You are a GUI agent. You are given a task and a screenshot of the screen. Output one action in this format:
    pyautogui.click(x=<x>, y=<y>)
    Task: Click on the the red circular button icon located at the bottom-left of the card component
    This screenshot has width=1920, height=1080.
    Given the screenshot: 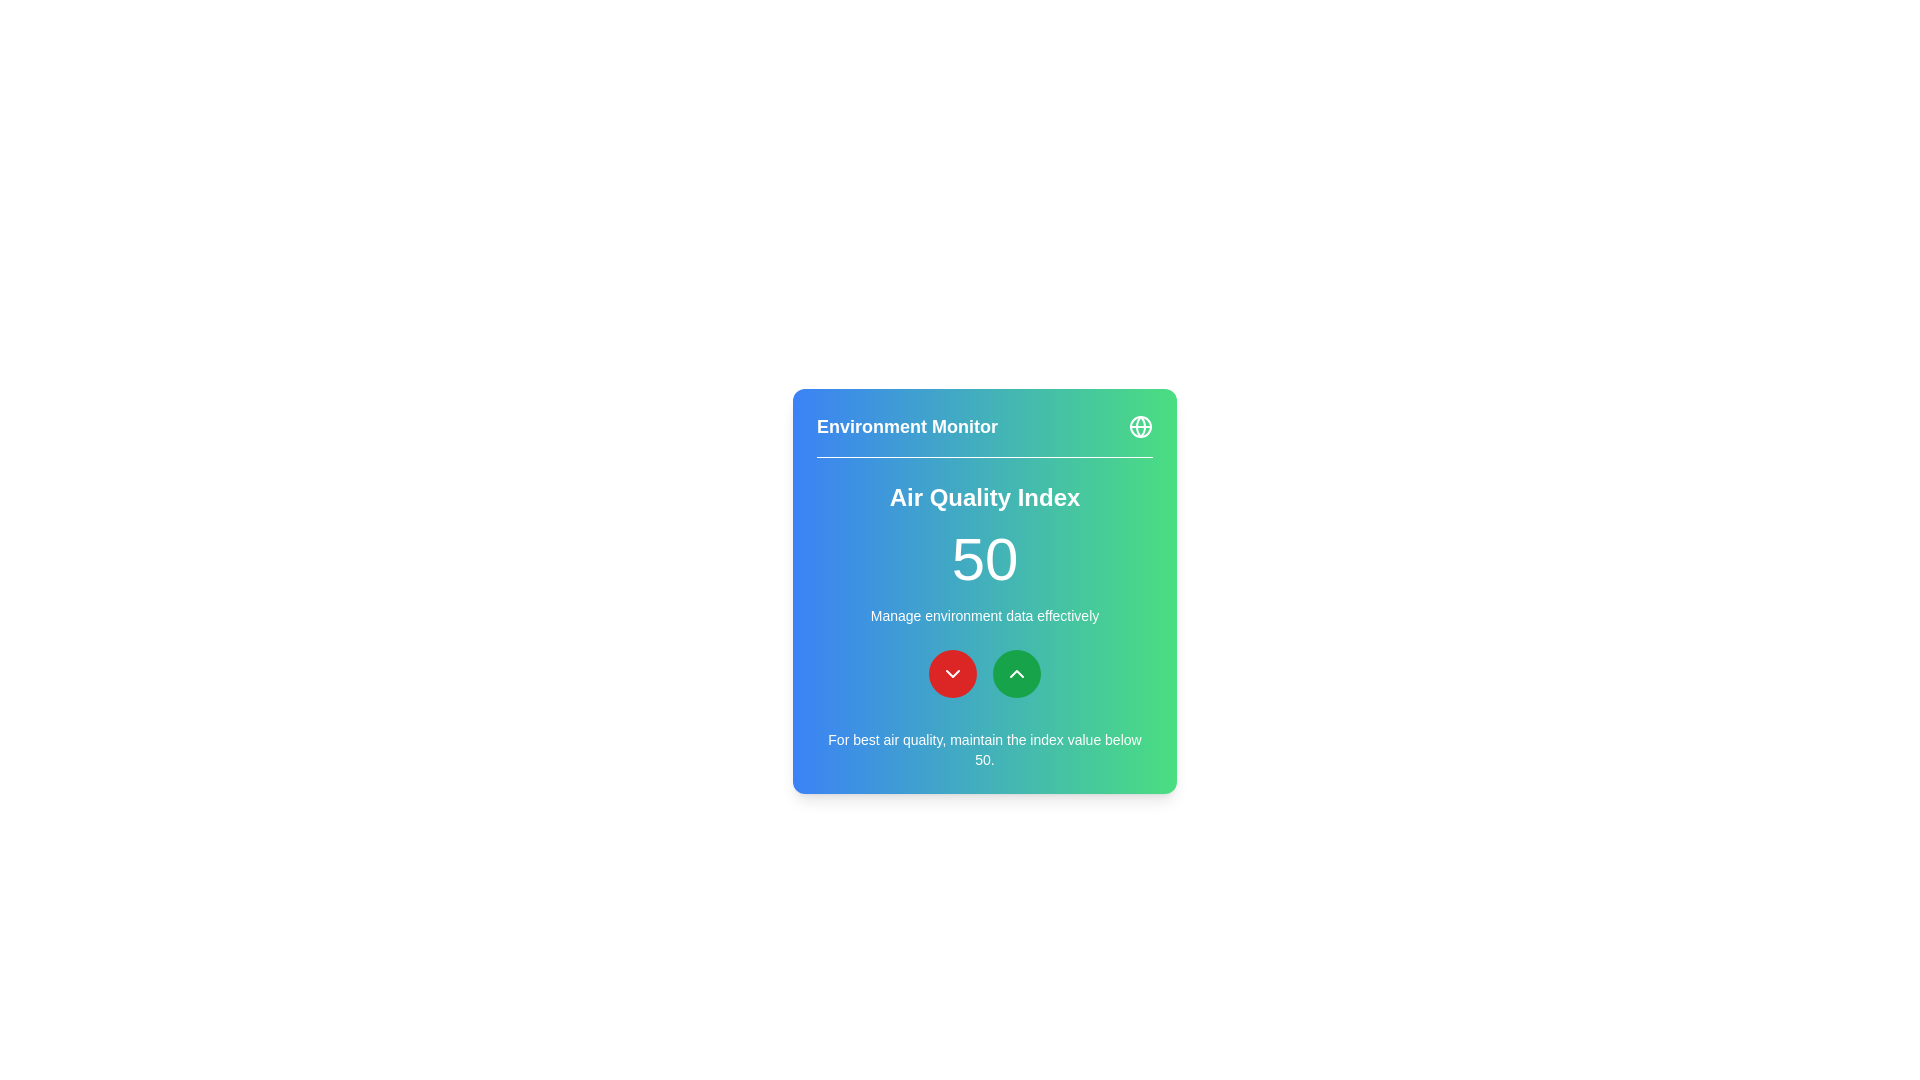 What is the action you would take?
    pyautogui.click(x=952, y=674)
    